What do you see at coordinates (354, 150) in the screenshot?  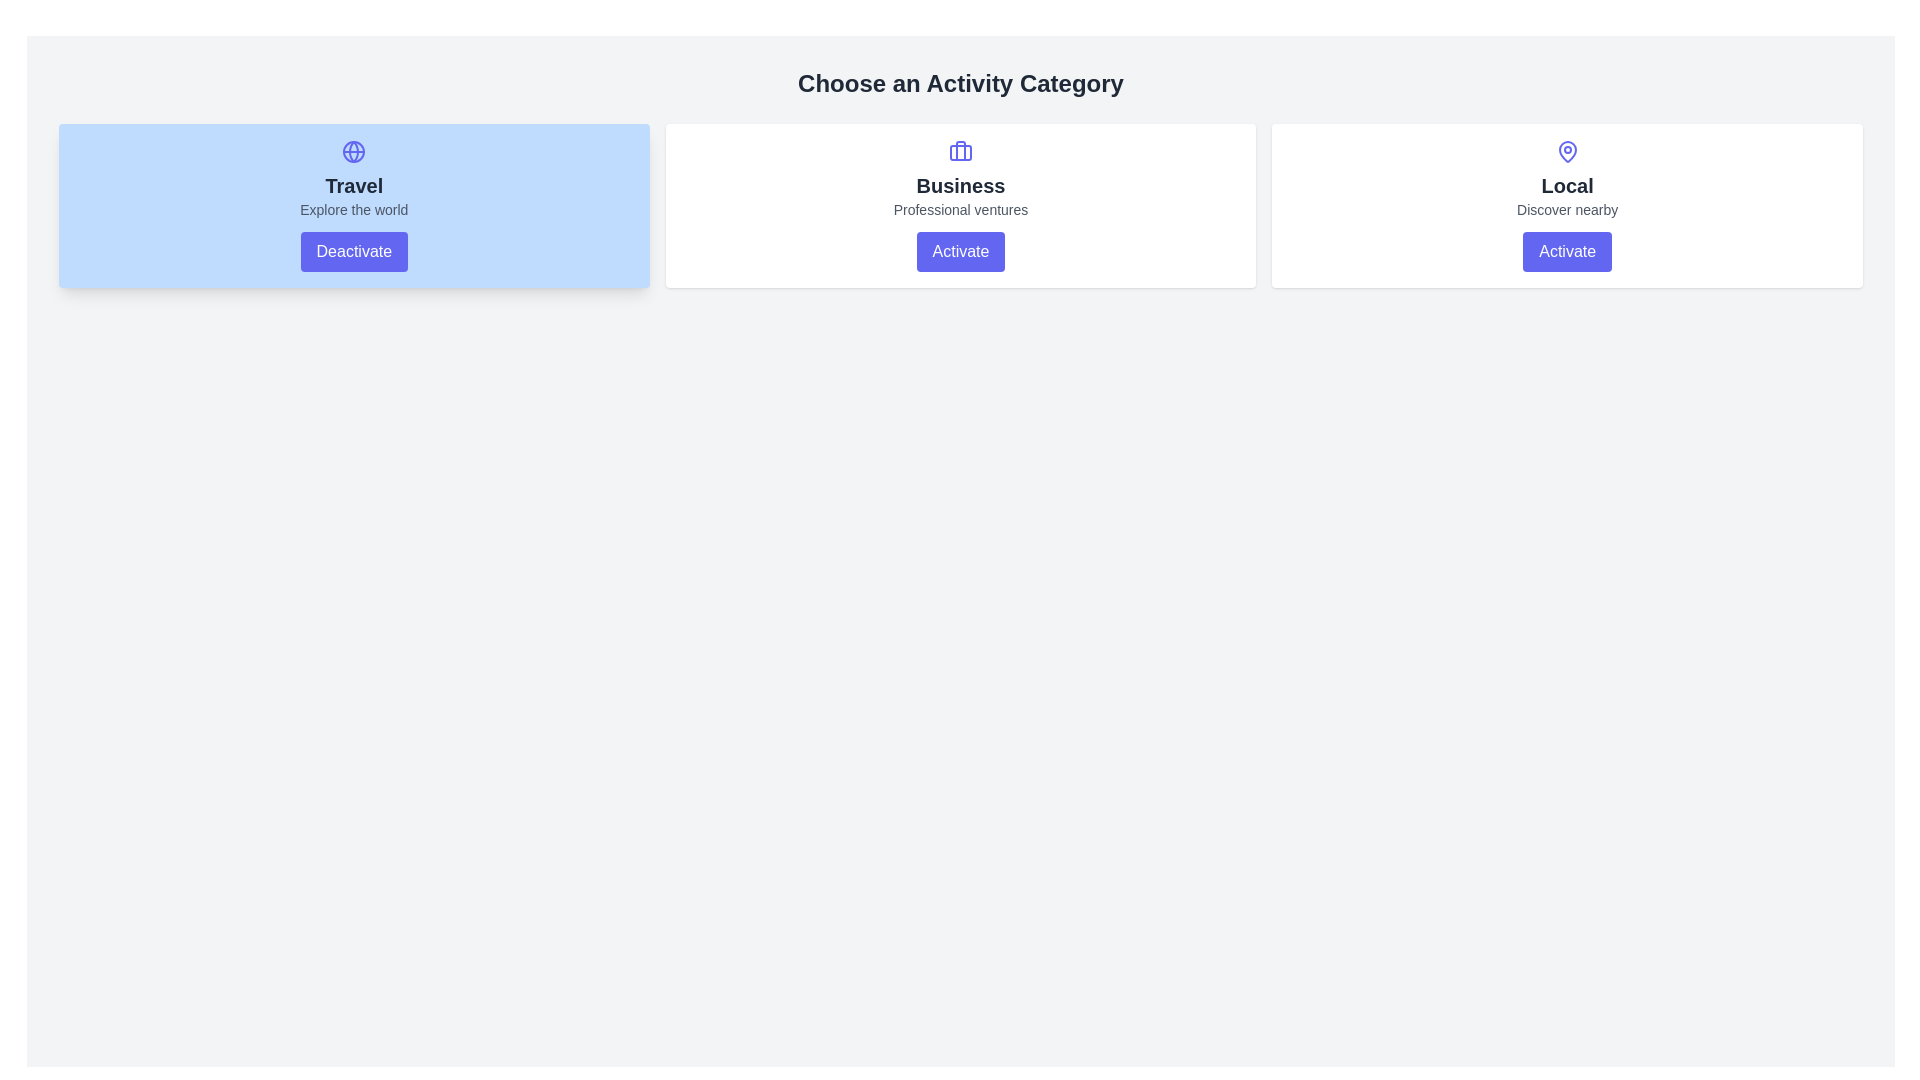 I see `the circular globe icon with indigo-blue color located at the top center of the 'Travel' category card, which displays the title 'Travel'` at bounding box center [354, 150].